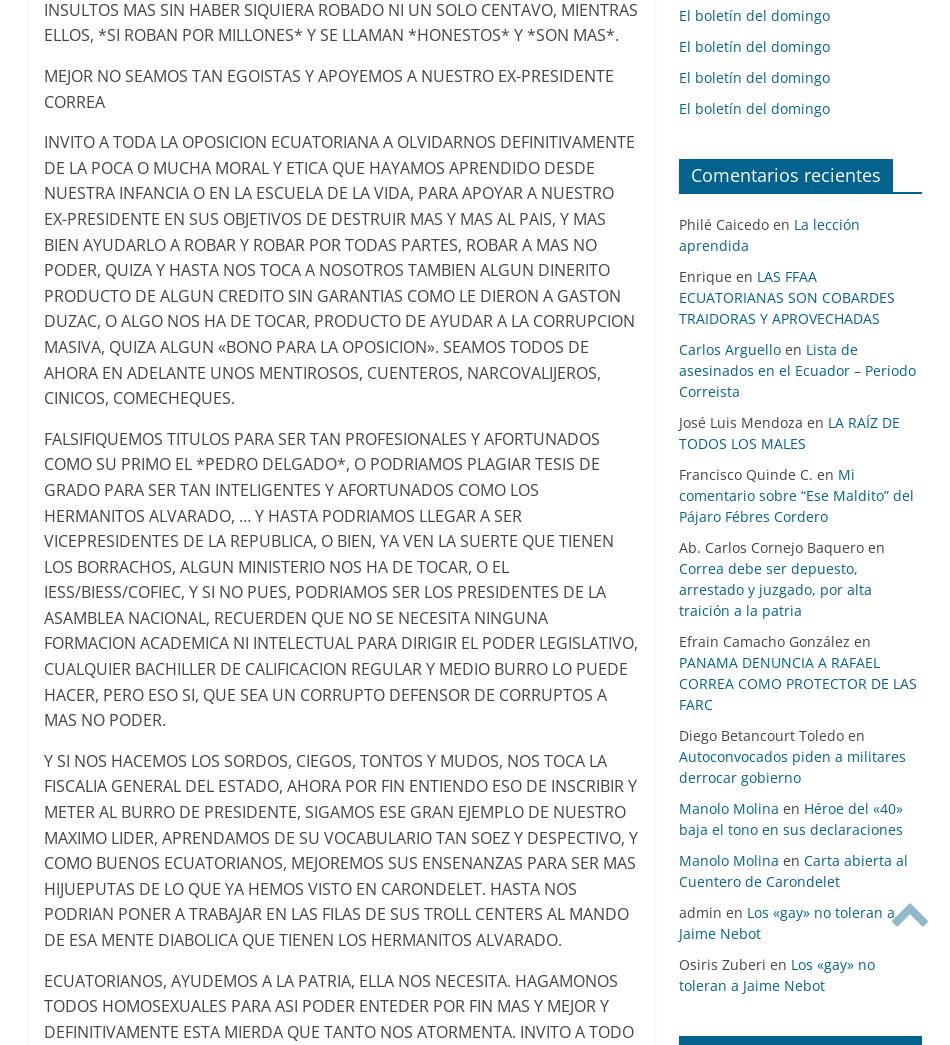 This screenshot has width=950, height=1045. Describe the element at coordinates (773, 588) in the screenshot. I see `'Correa debe ser depuesto, arrestado y juzgado, por alta traición a la patria'` at that location.